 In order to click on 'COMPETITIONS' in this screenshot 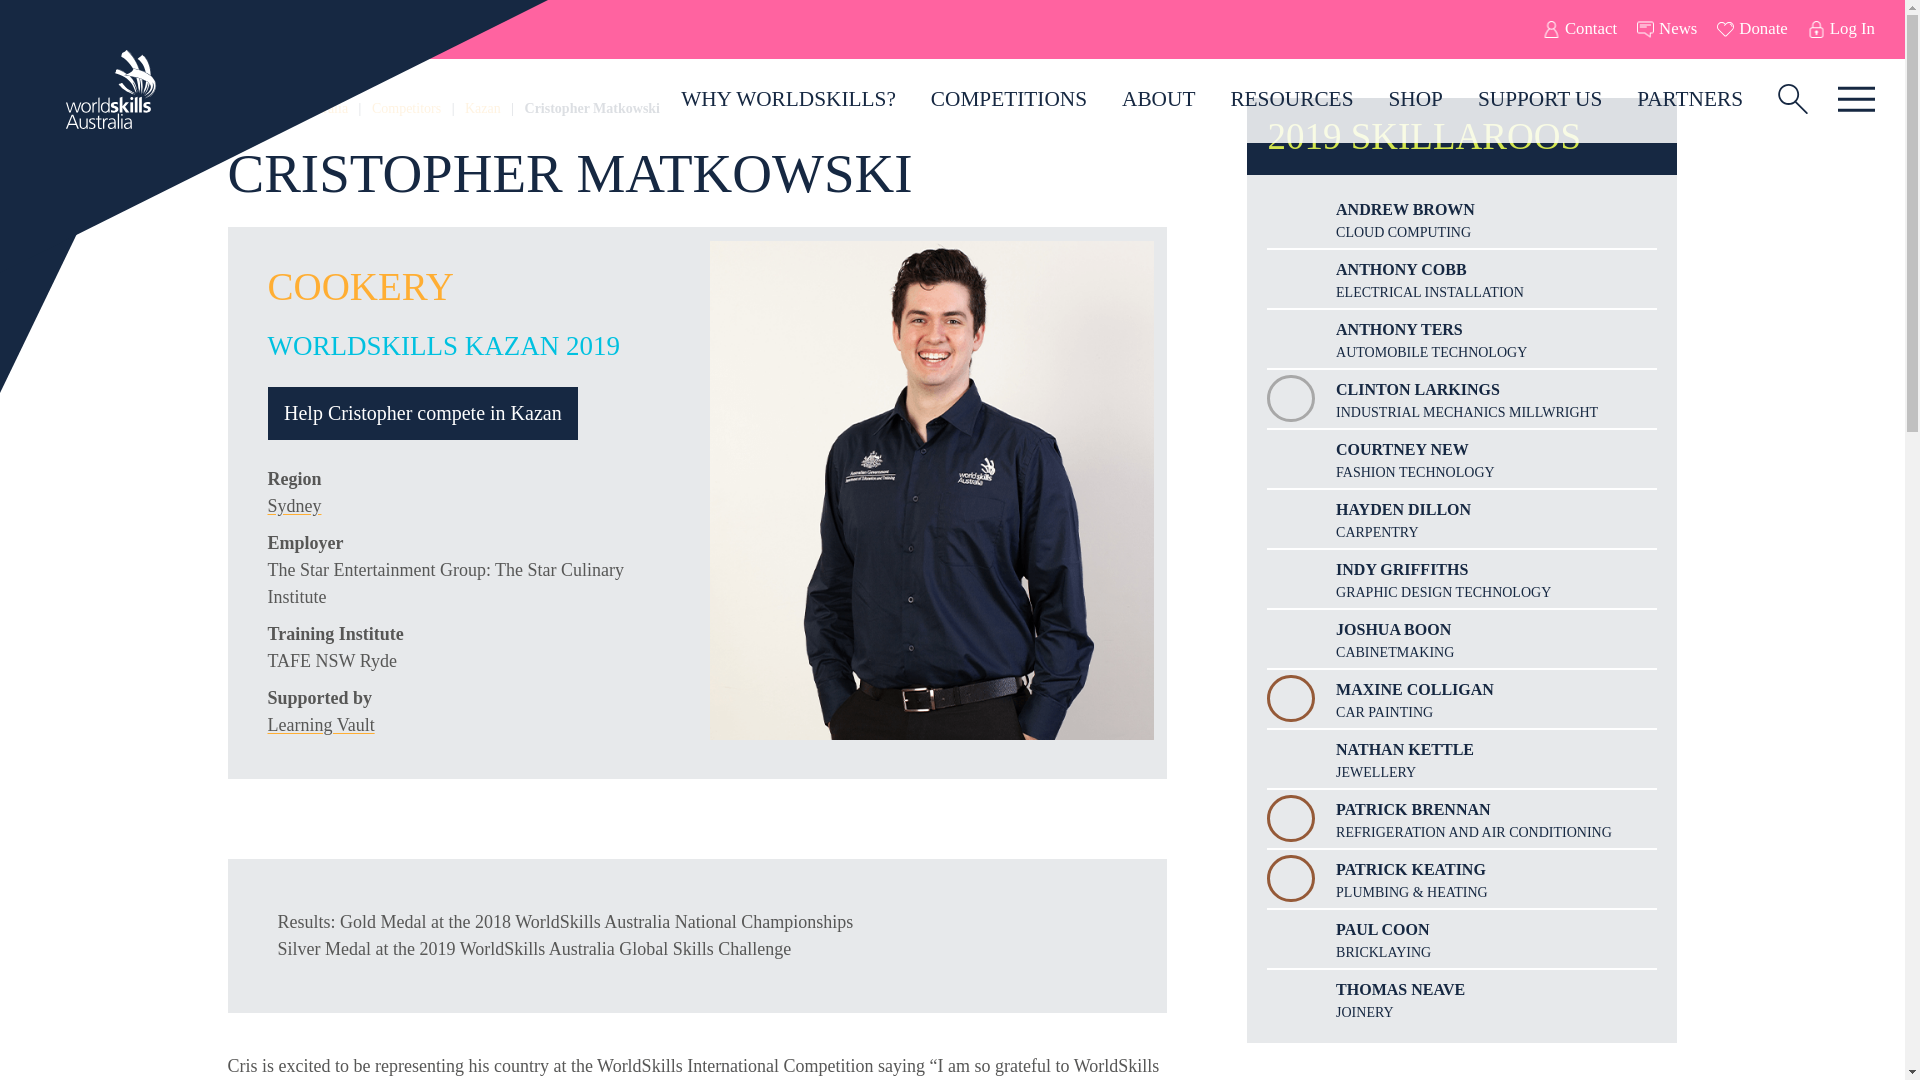, I will do `click(1008, 99)`.